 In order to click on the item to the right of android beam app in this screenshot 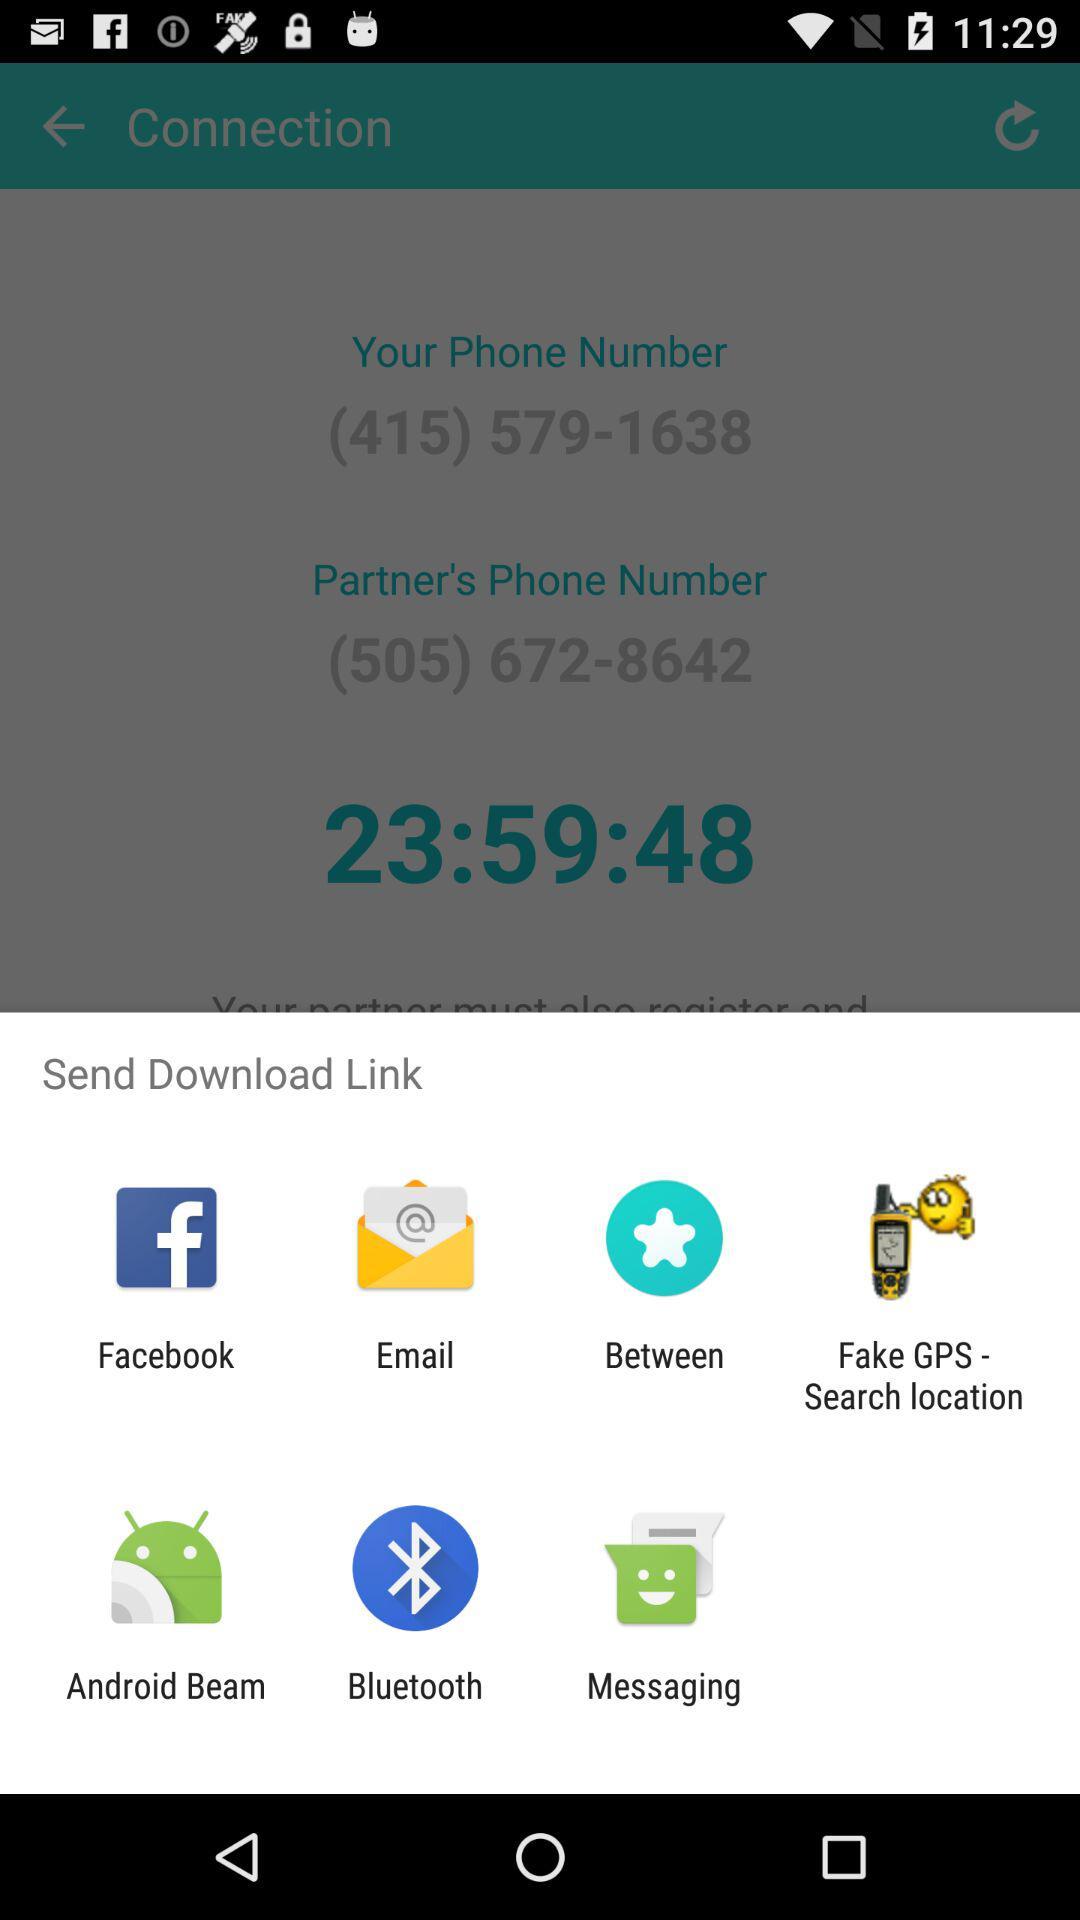, I will do `click(414, 1705)`.